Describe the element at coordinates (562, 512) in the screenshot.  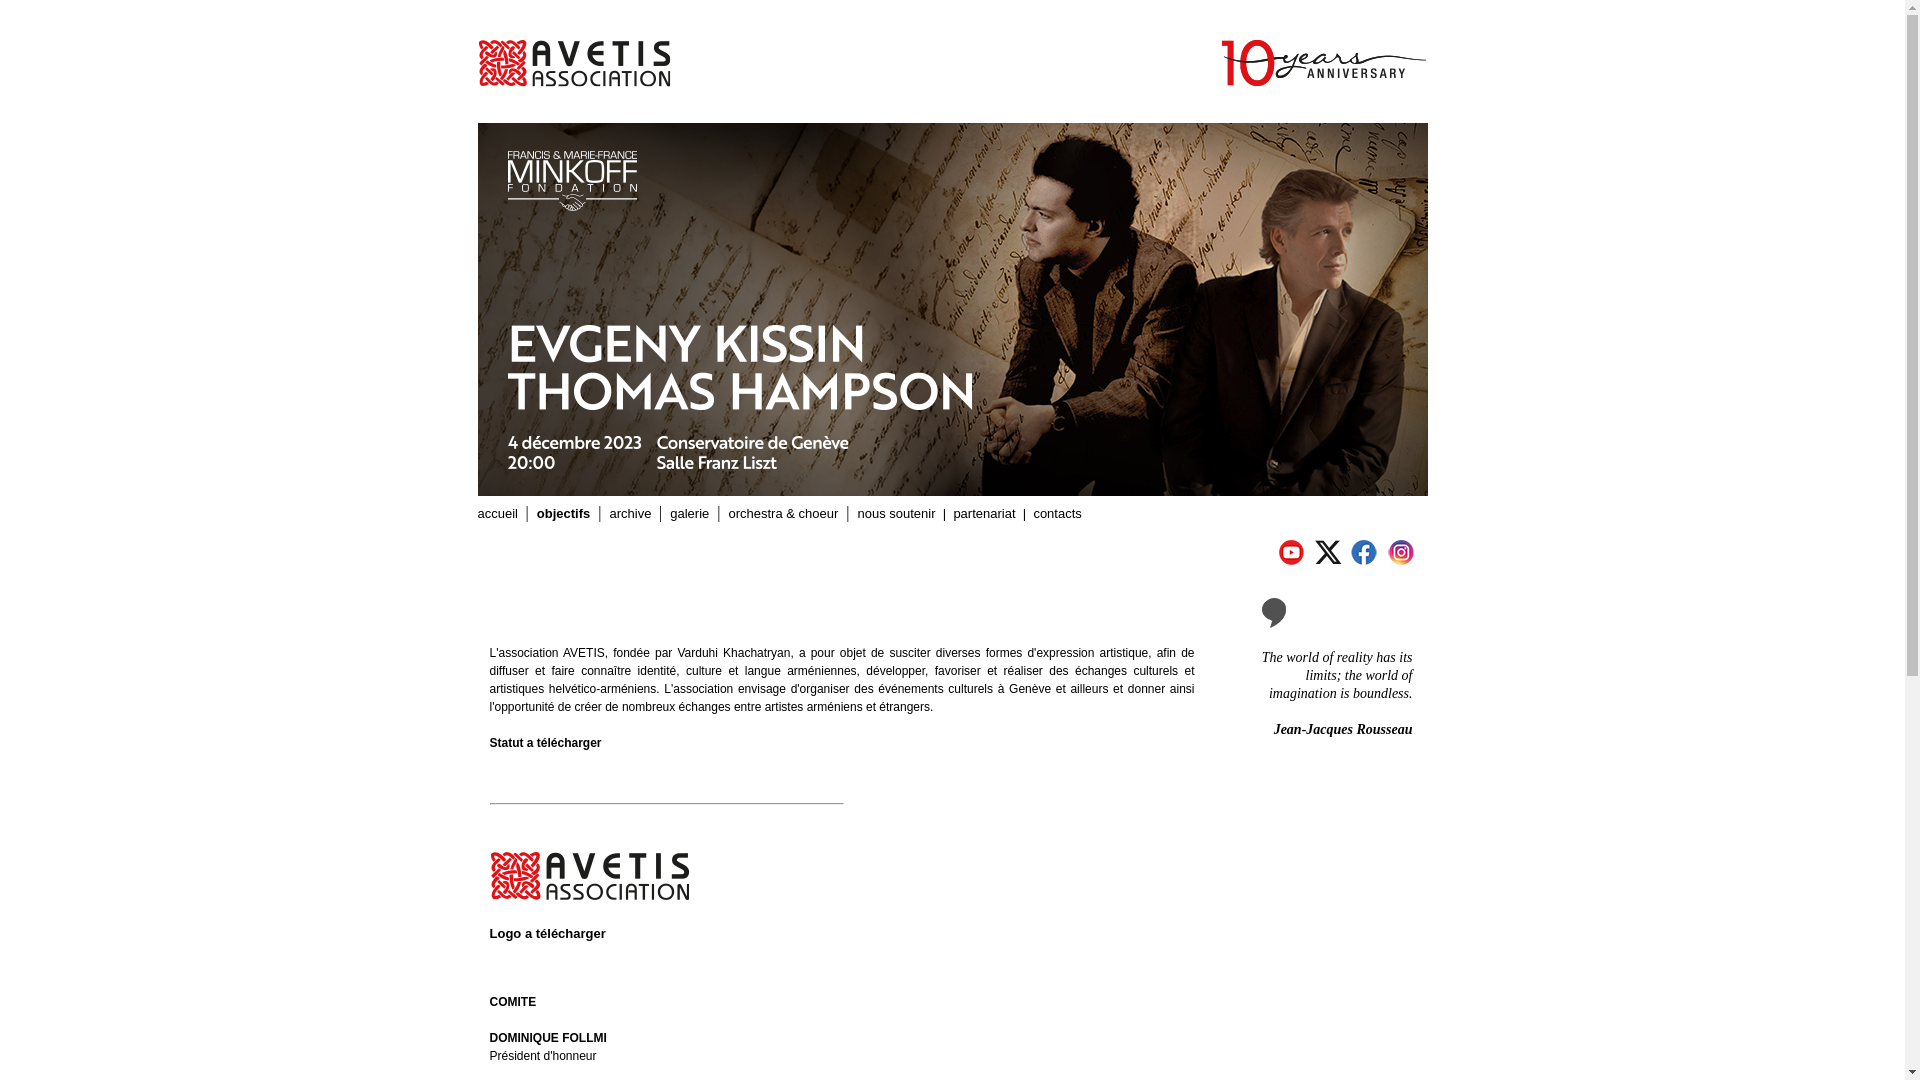
I see `'objectifs'` at that location.